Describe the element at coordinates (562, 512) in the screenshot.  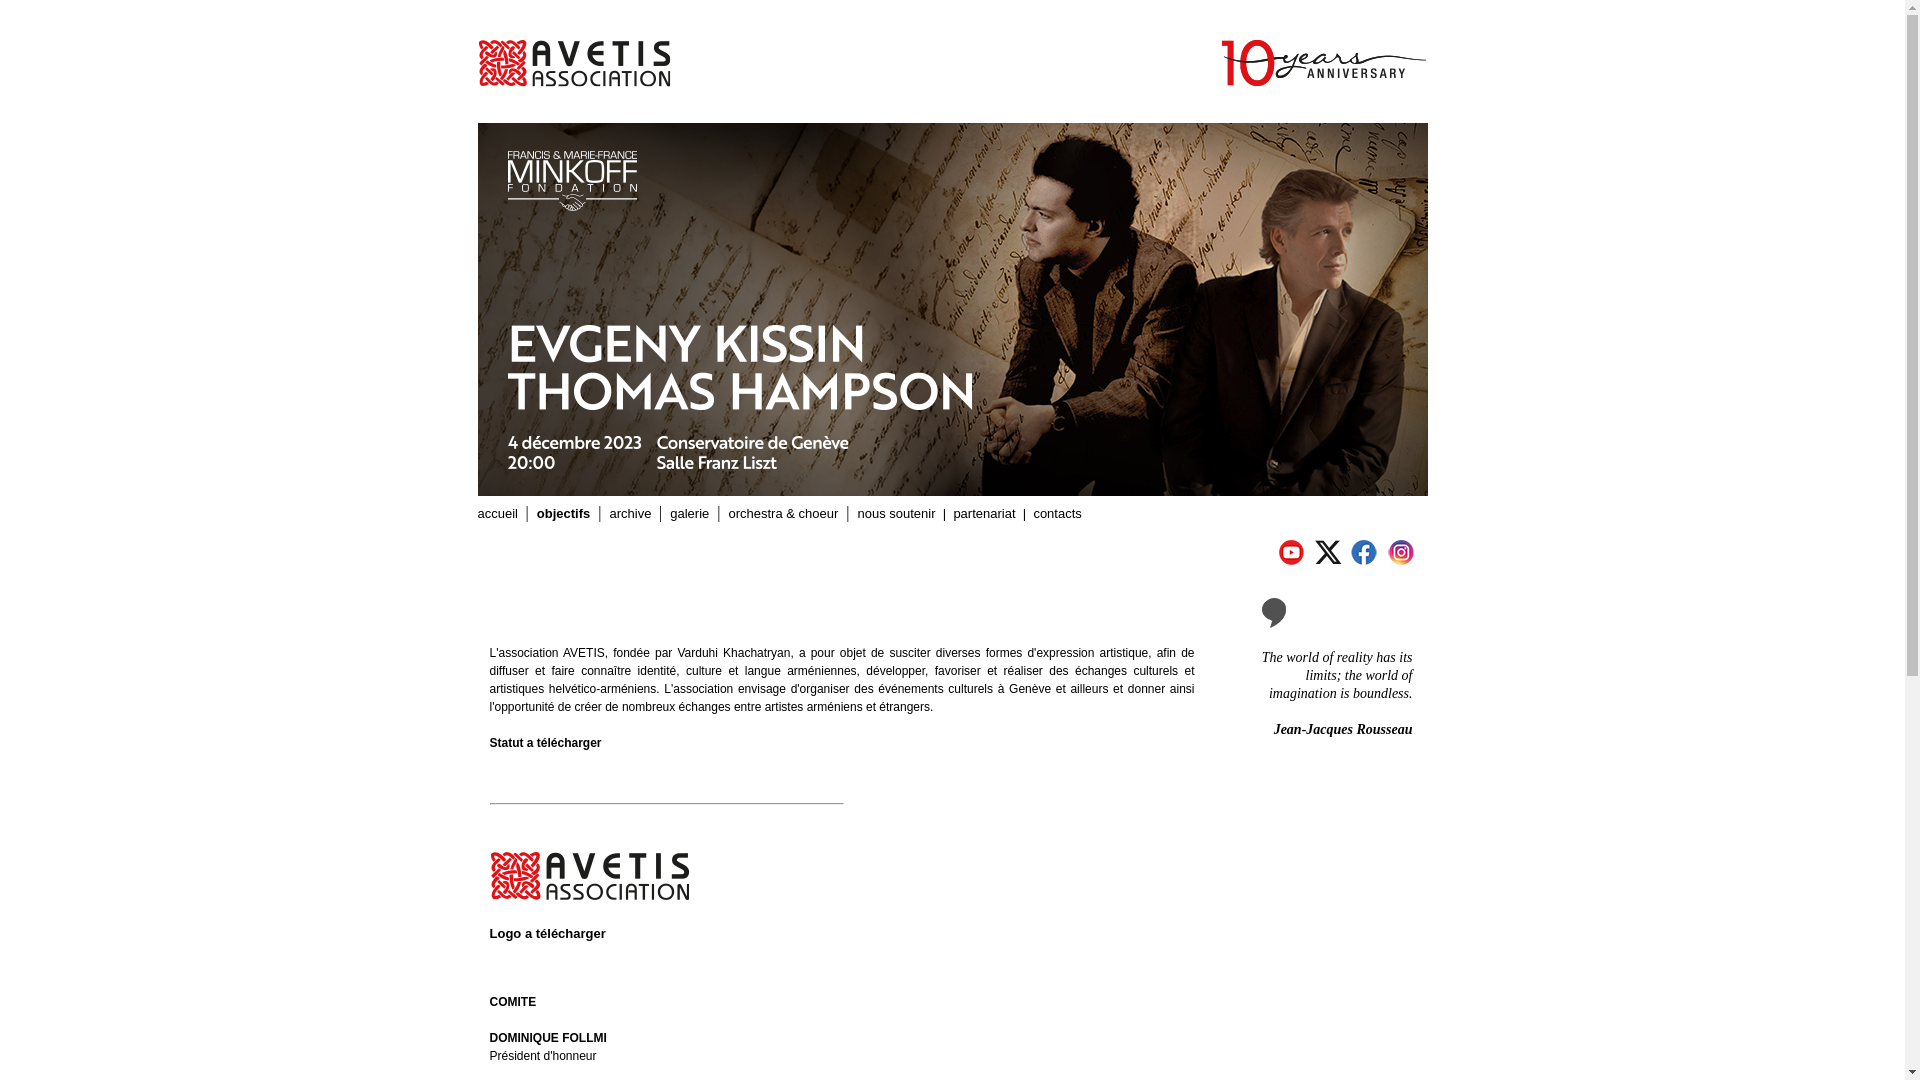
I see `'objectifs'` at that location.